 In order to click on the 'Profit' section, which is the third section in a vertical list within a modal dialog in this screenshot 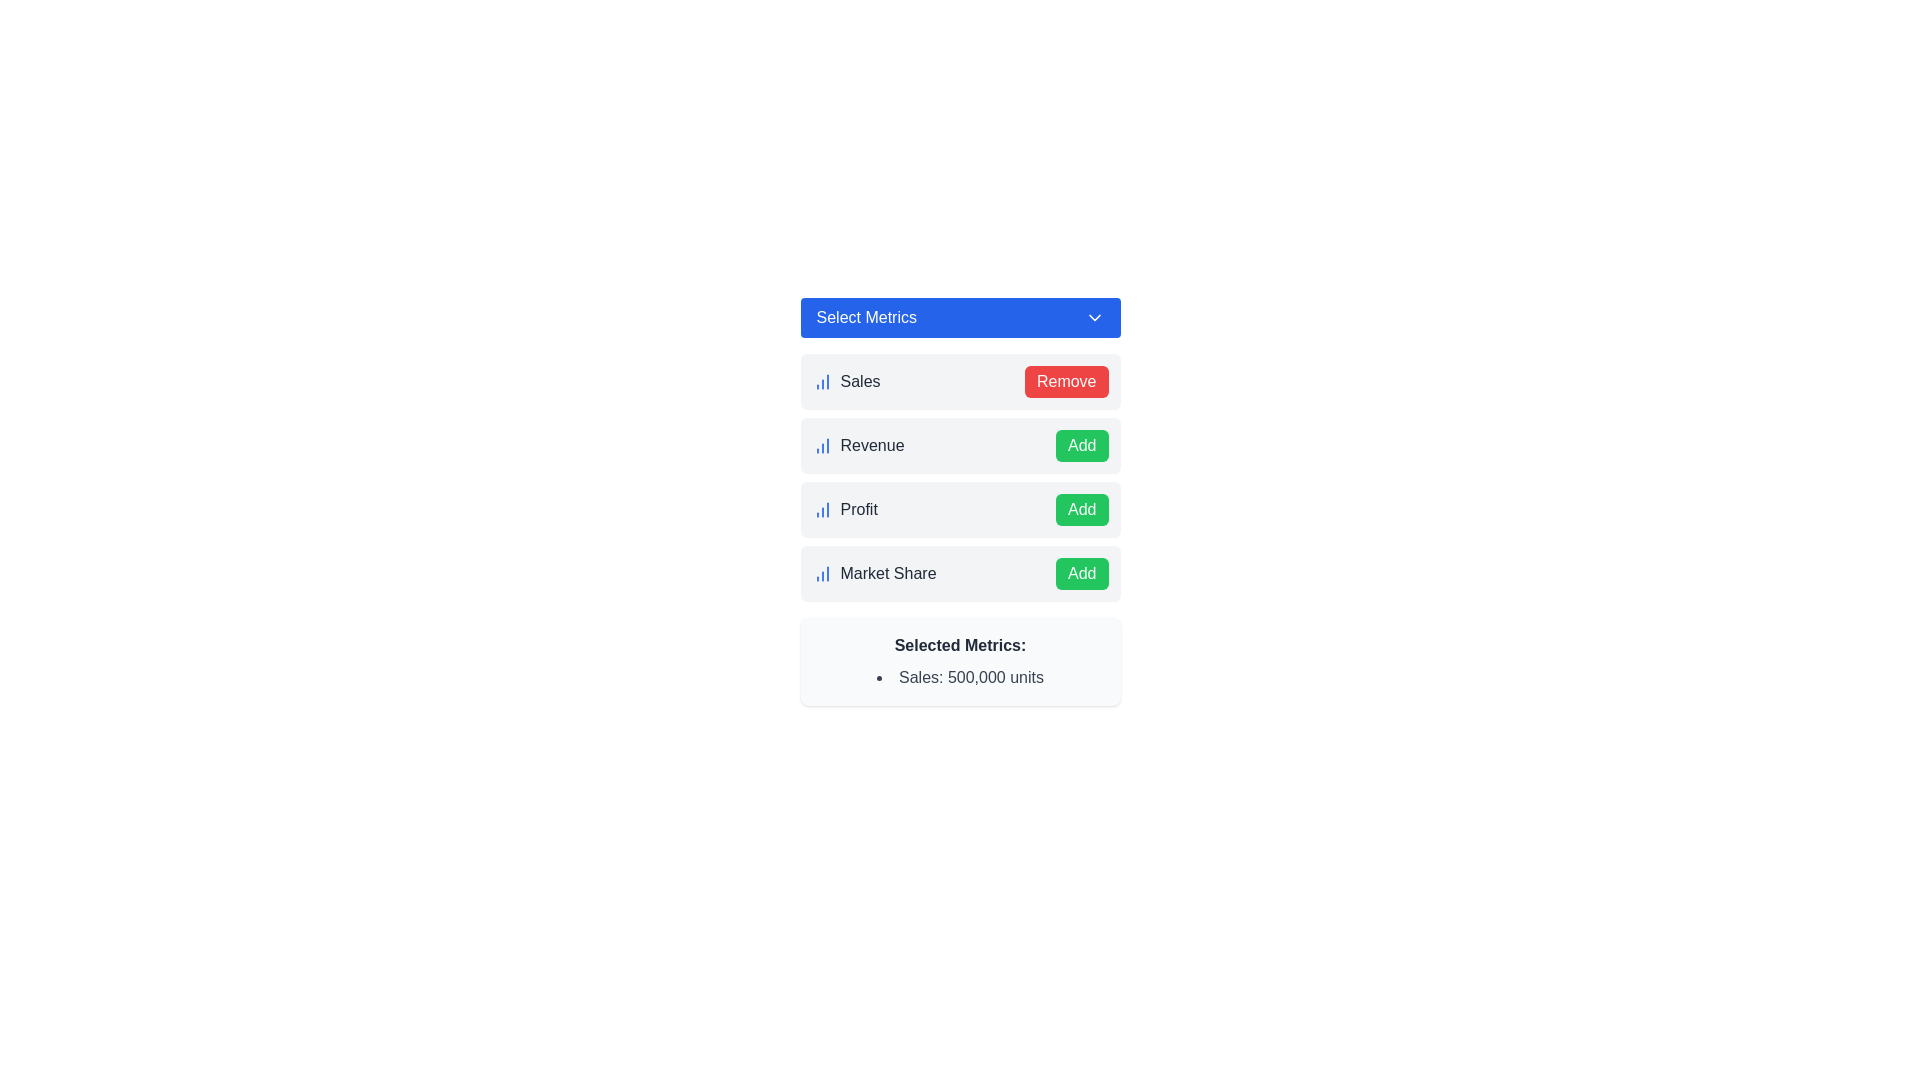, I will do `click(960, 500)`.